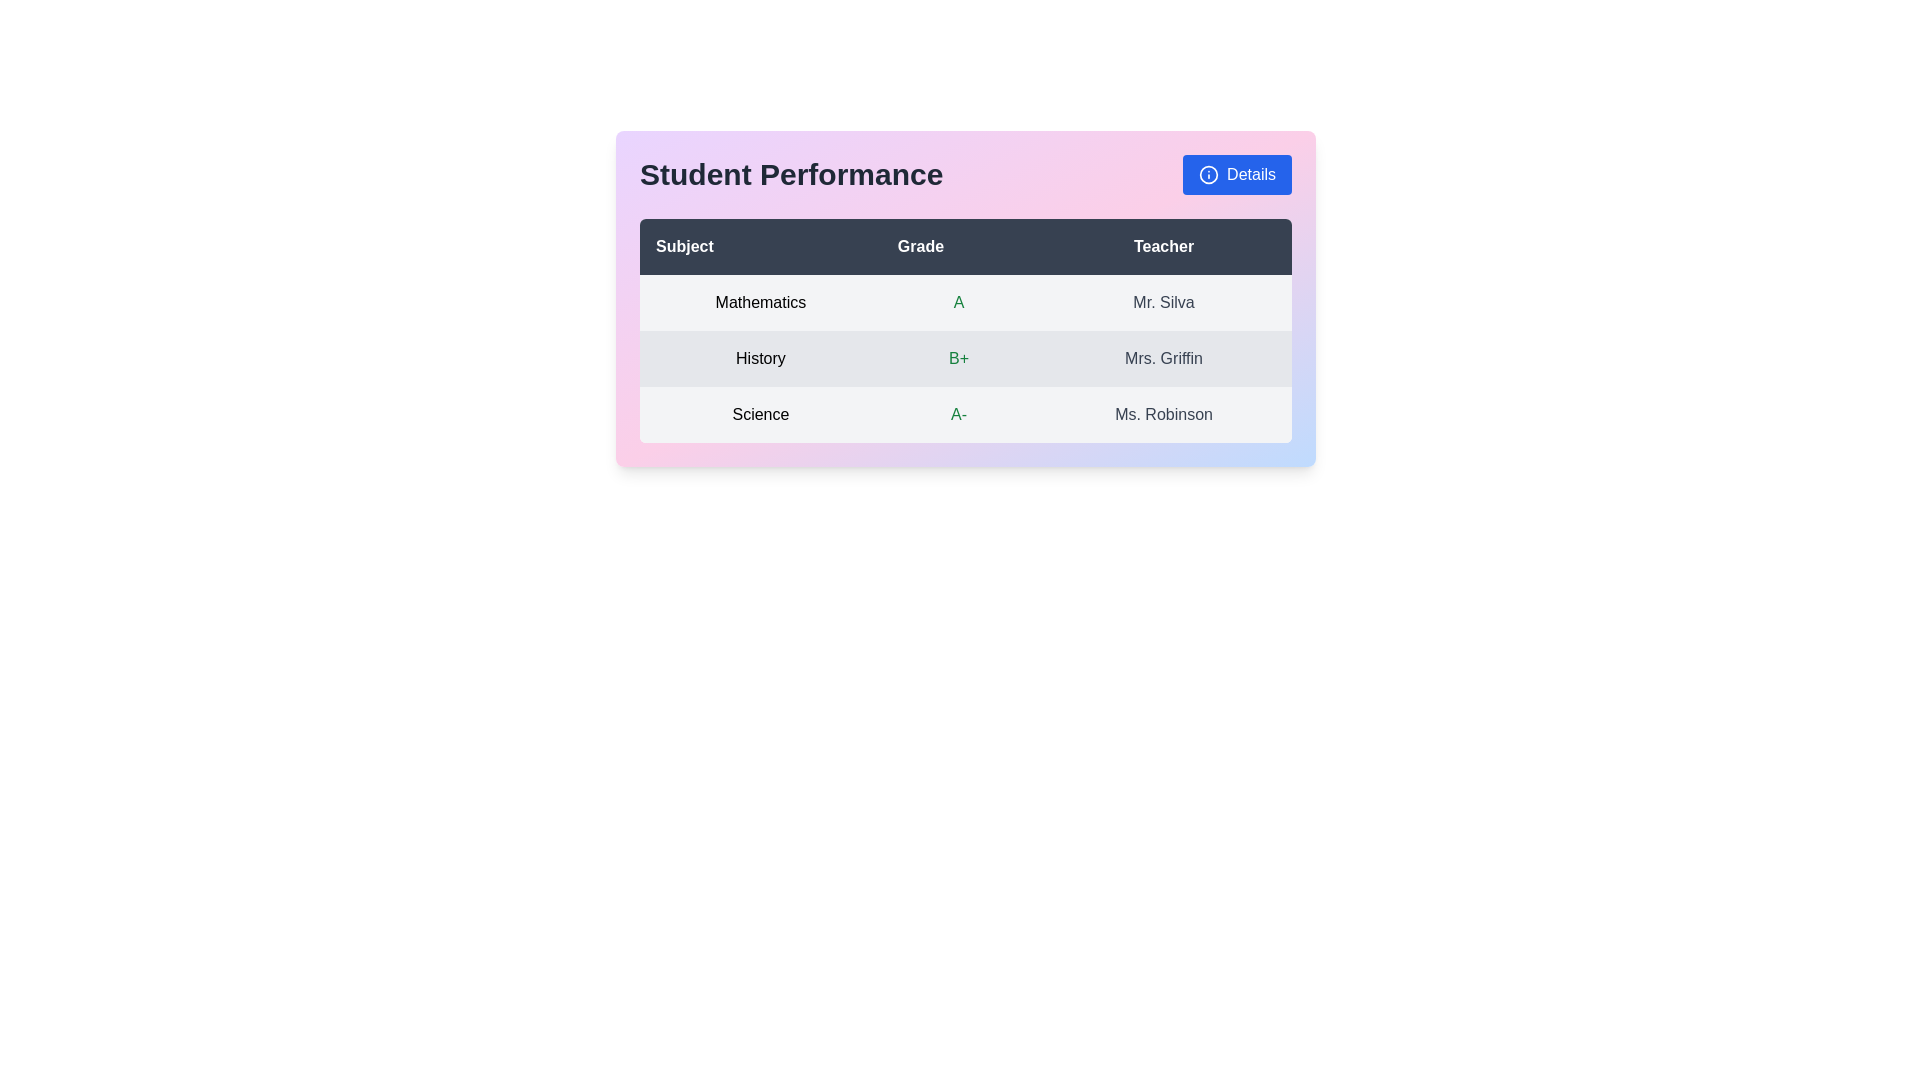 Image resolution: width=1920 pixels, height=1080 pixels. What do you see at coordinates (759, 414) in the screenshot?
I see `the text label indicating the subject name in the student performance table, located in the third row under the 'Subject' column` at bounding box center [759, 414].